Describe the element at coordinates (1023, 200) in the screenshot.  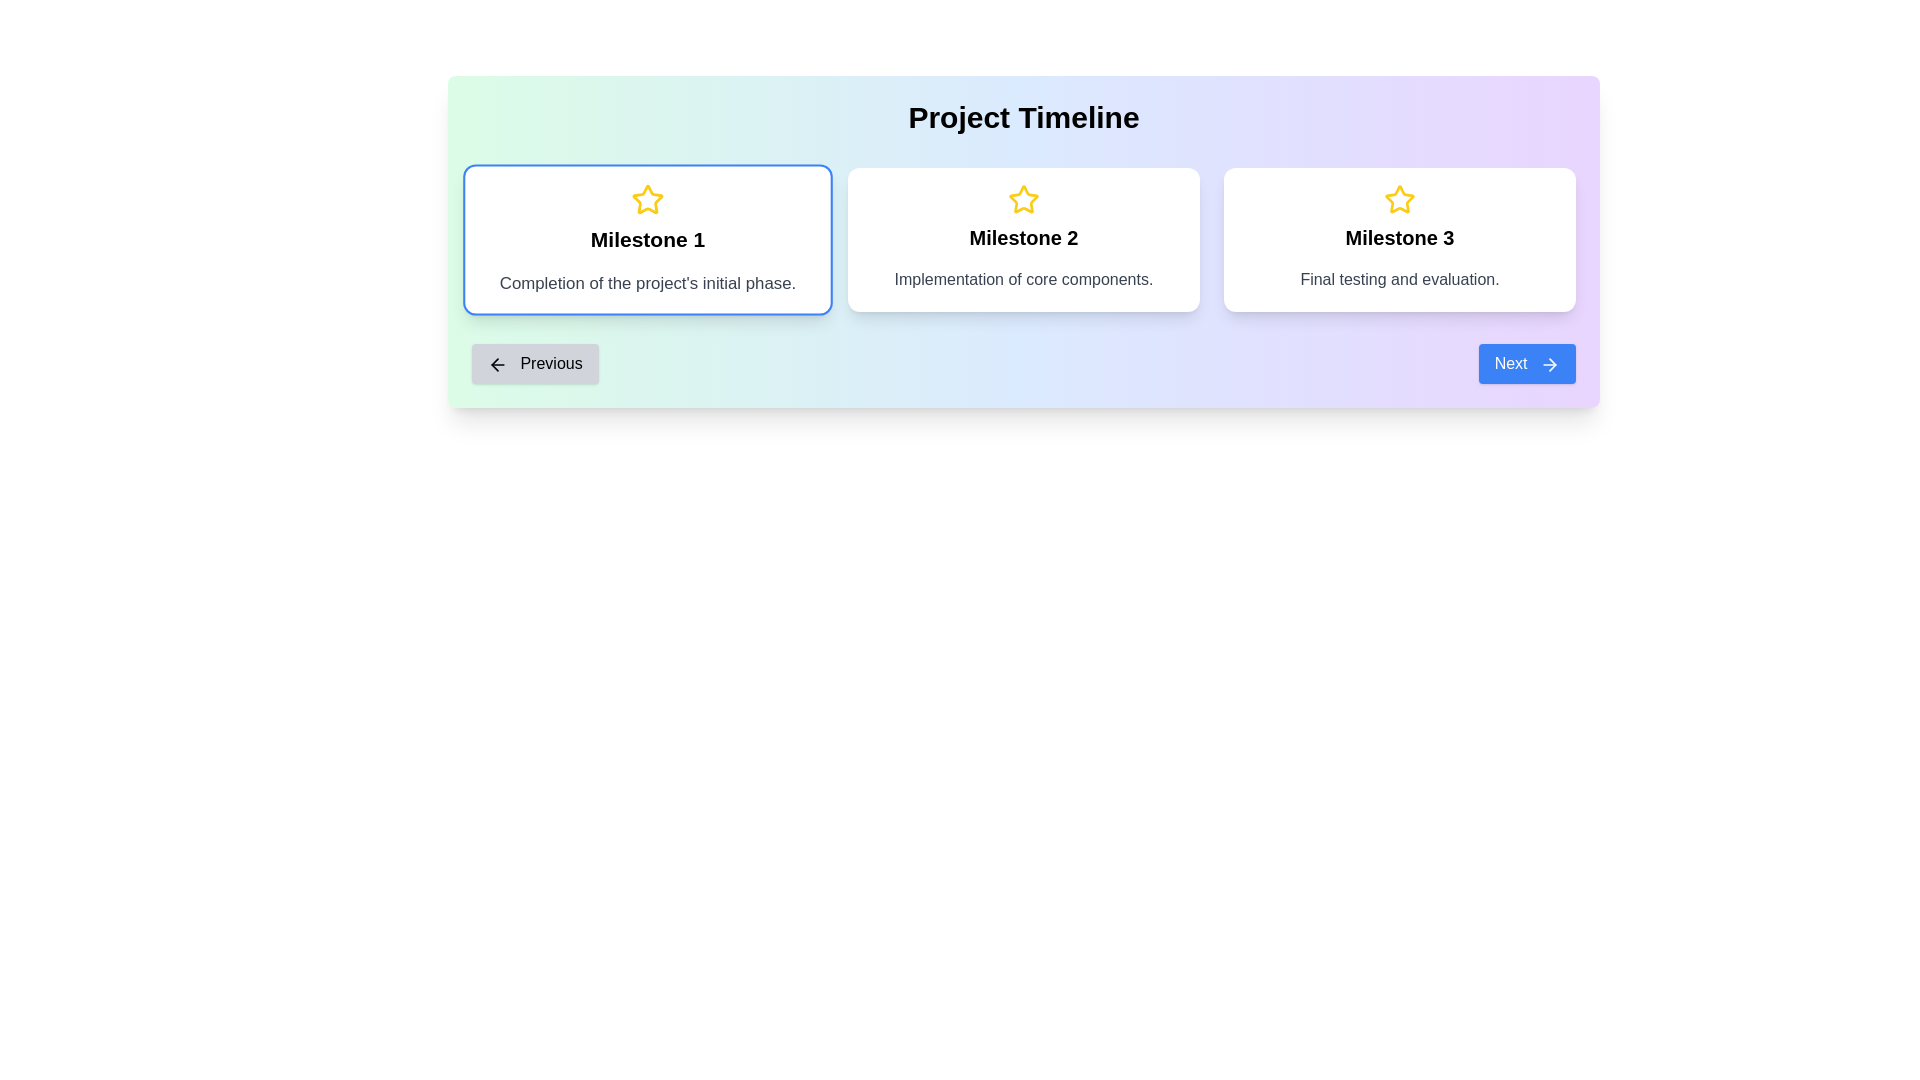
I see `the yellow star icon with a bold outline and hollow interior located at the top-center of the 'Milestone 2' card in the 'Project Timeline' section` at that location.